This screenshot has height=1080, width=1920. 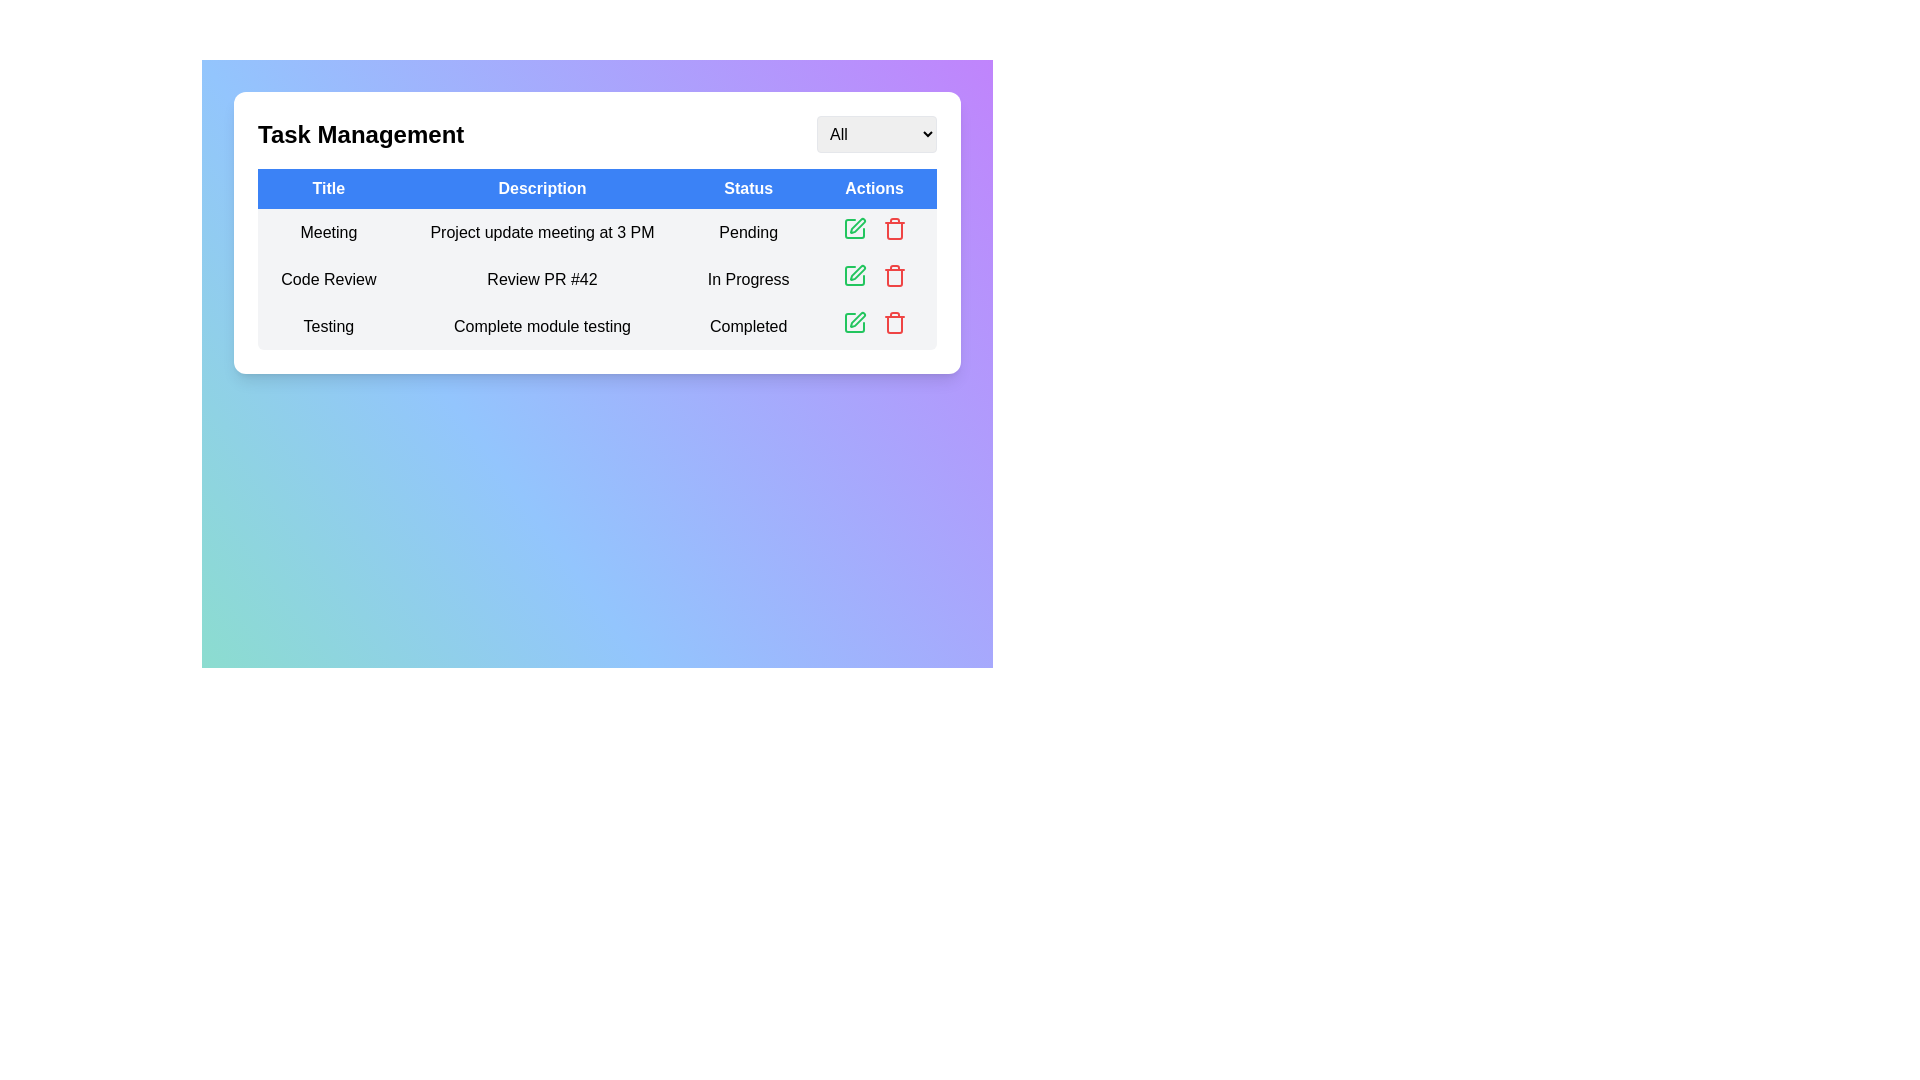 I want to click on the text label 'Actions' which is styled with white text on a blue background, serving as the header for the fourth column in a table layout, so click(x=874, y=189).